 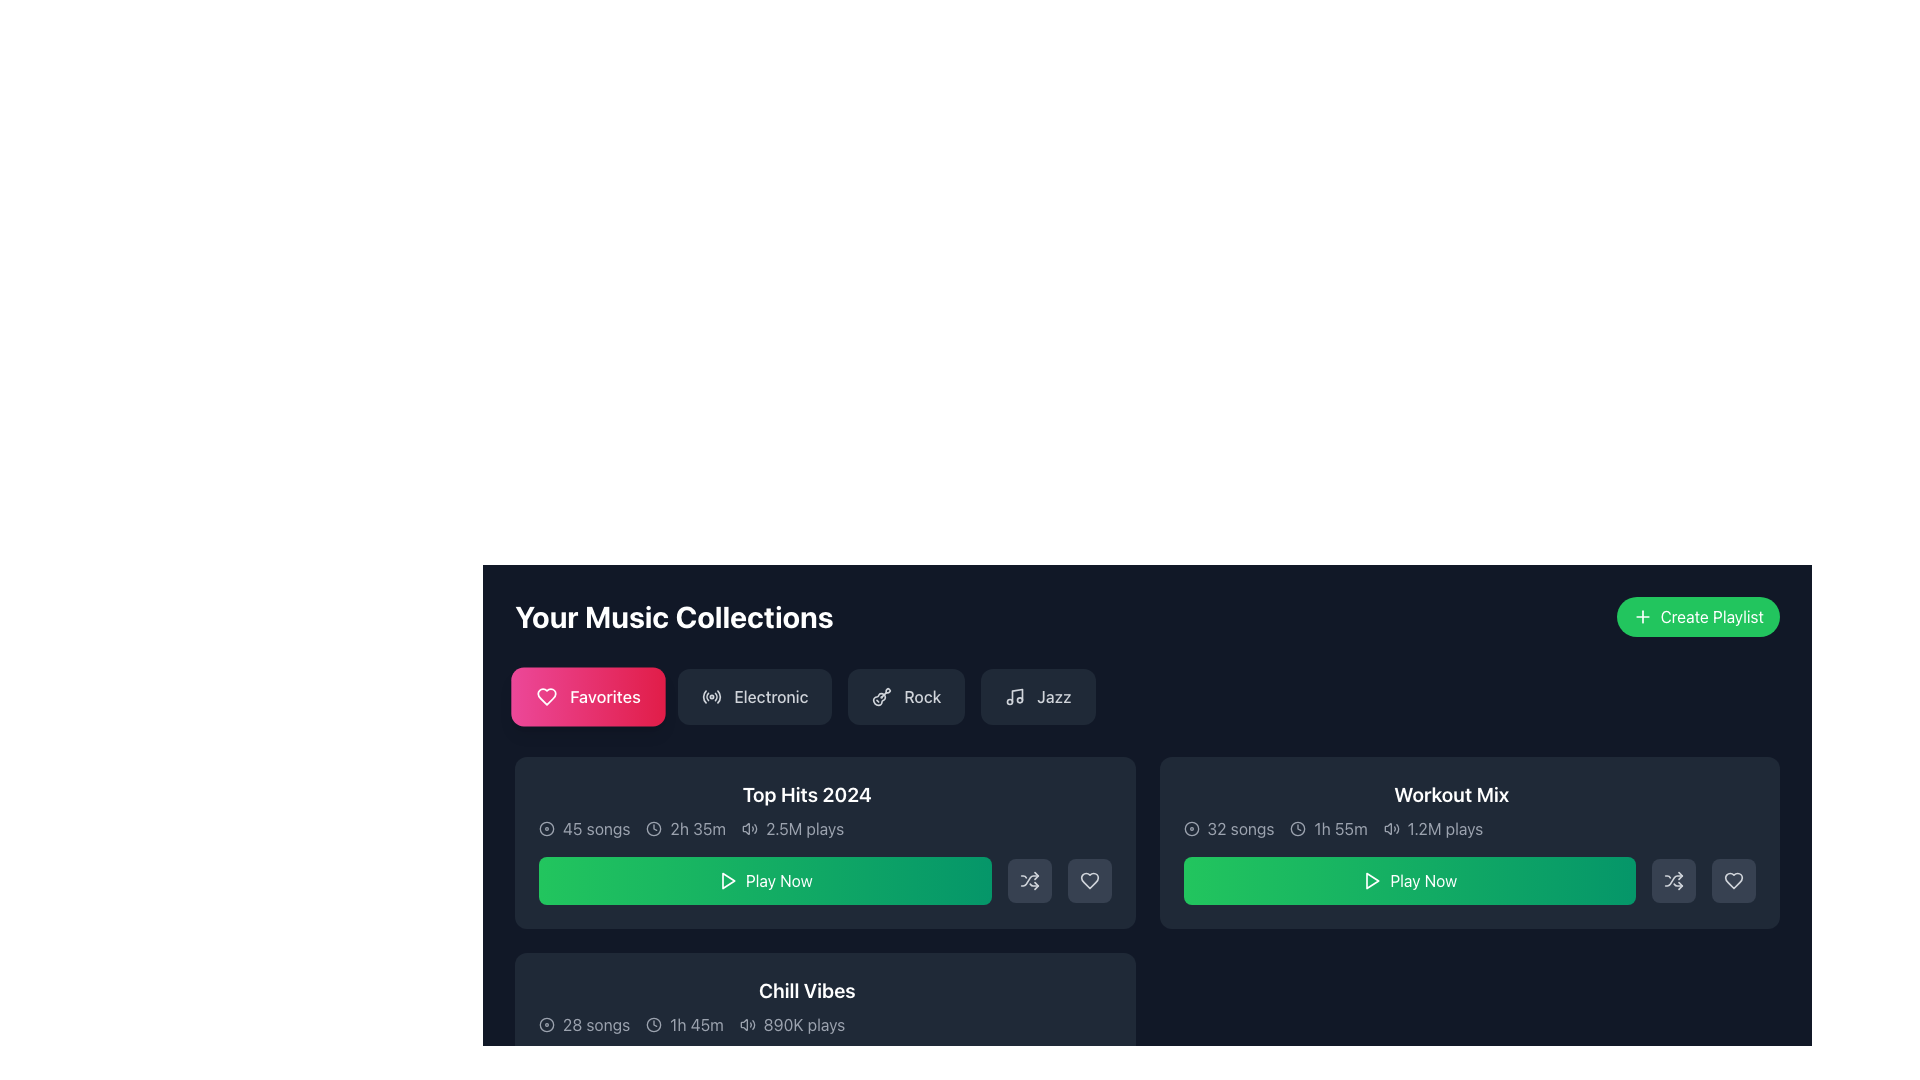 What do you see at coordinates (807, 829) in the screenshot?
I see `metadata information displayed in the text line with icons for the music collection labeled 'Top Hits 2024', which includes the number of songs, total duration, and play count` at bounding box center [807, 829].